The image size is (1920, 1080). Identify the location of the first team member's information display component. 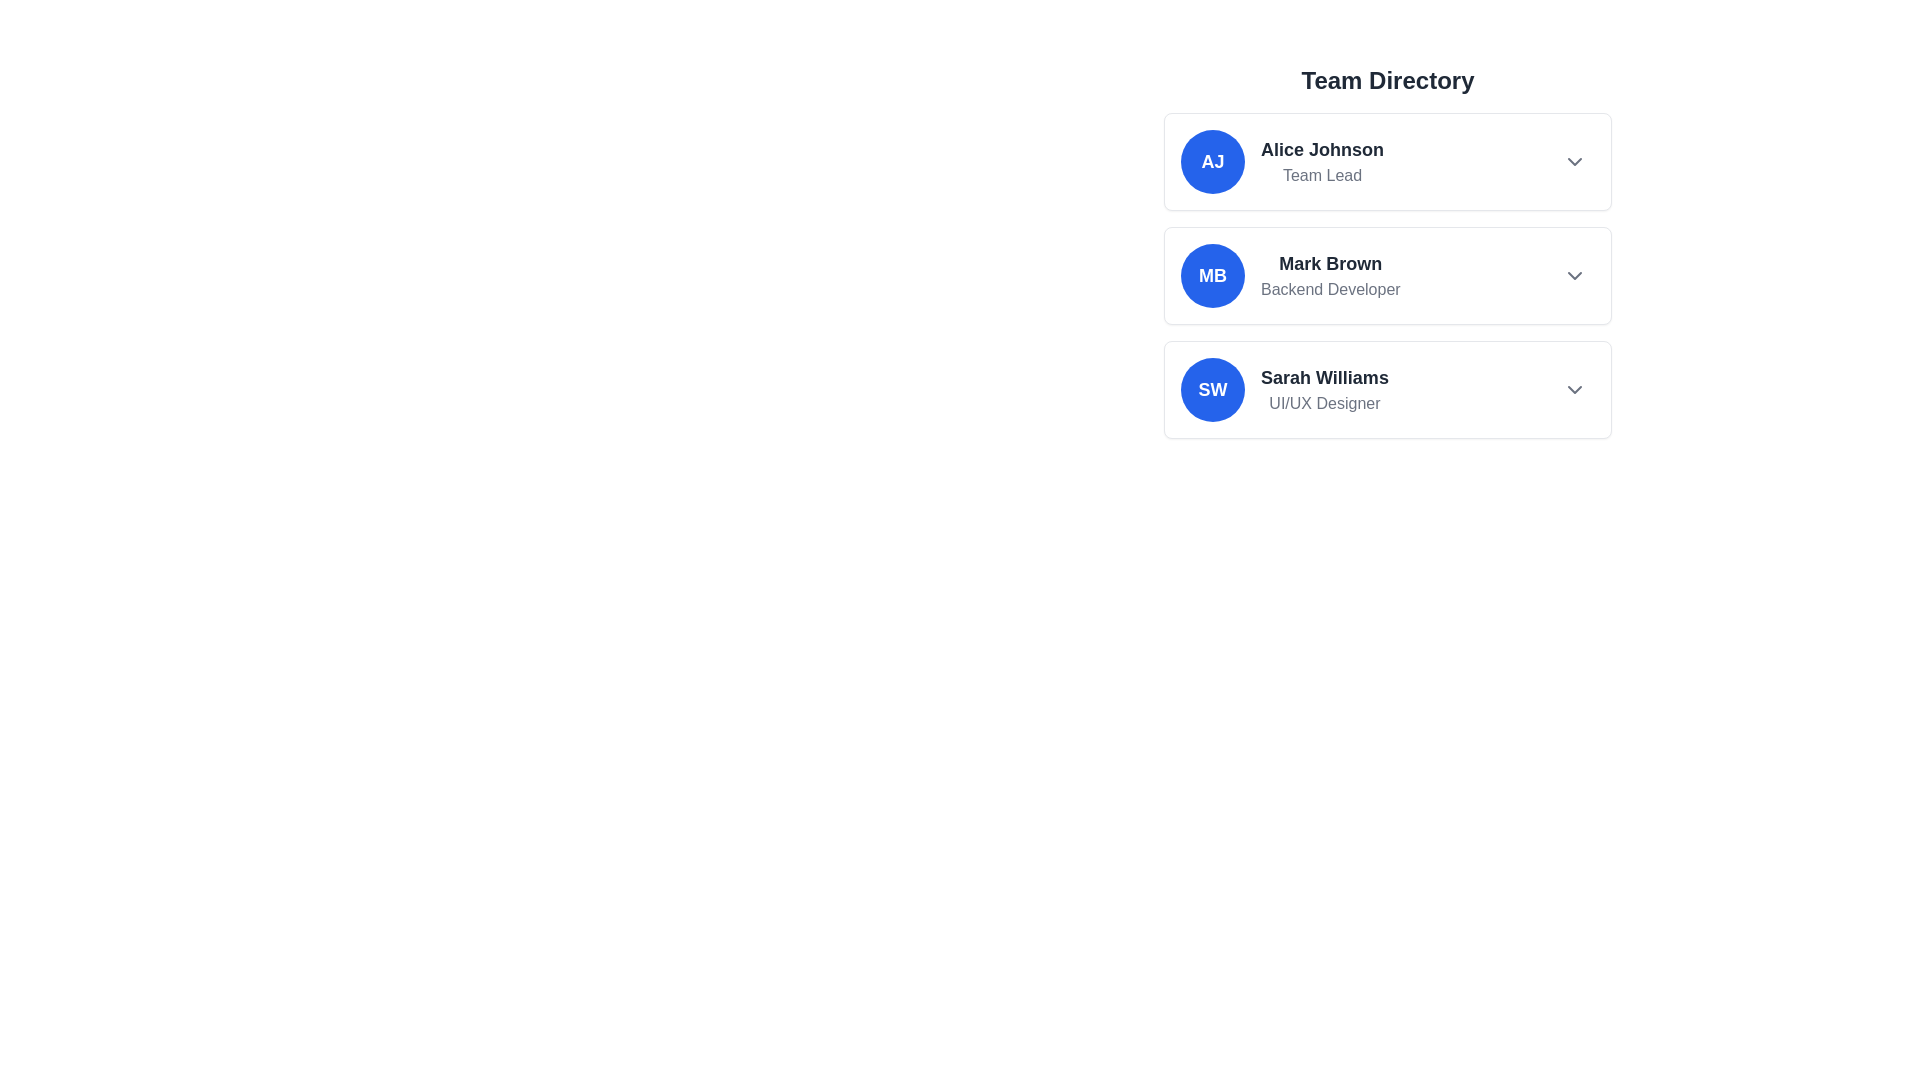
(1282, 161).